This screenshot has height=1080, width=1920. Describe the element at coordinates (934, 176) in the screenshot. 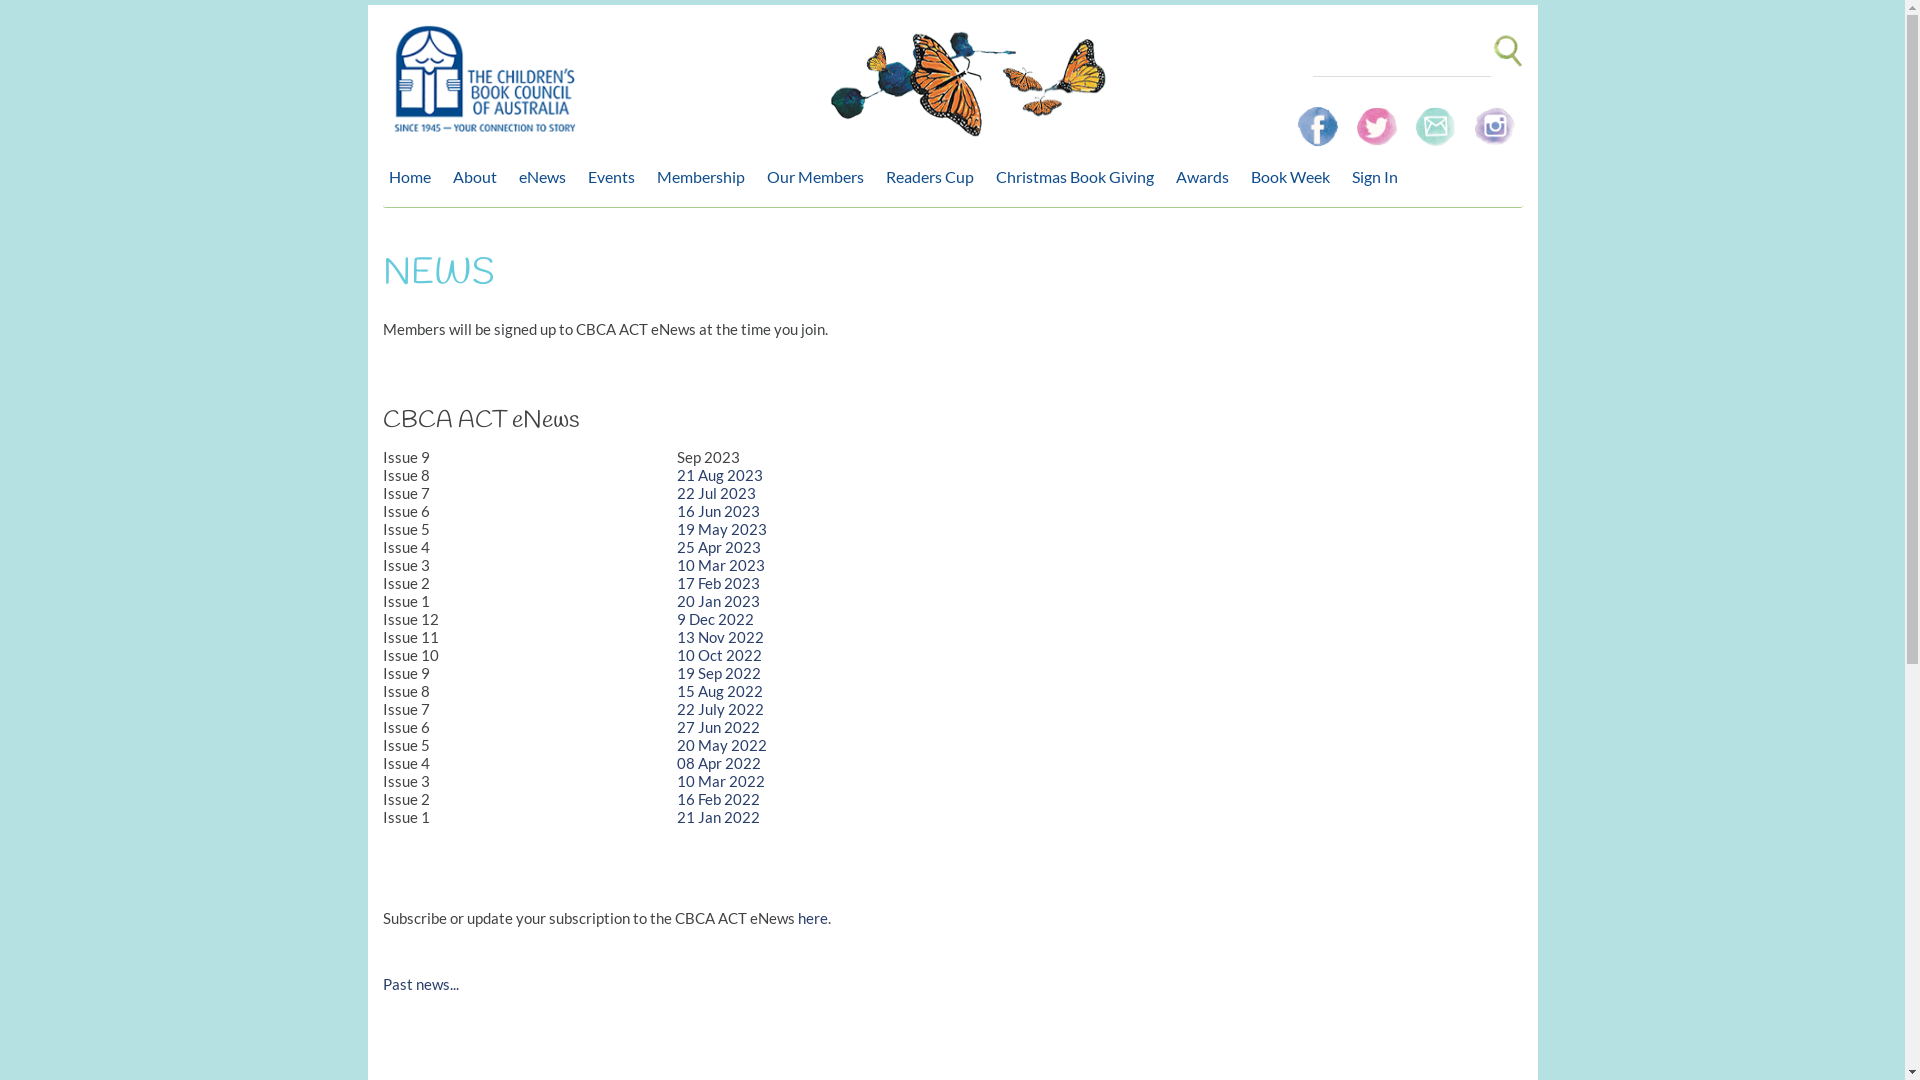

I see `'Readers Cup'` at that location.